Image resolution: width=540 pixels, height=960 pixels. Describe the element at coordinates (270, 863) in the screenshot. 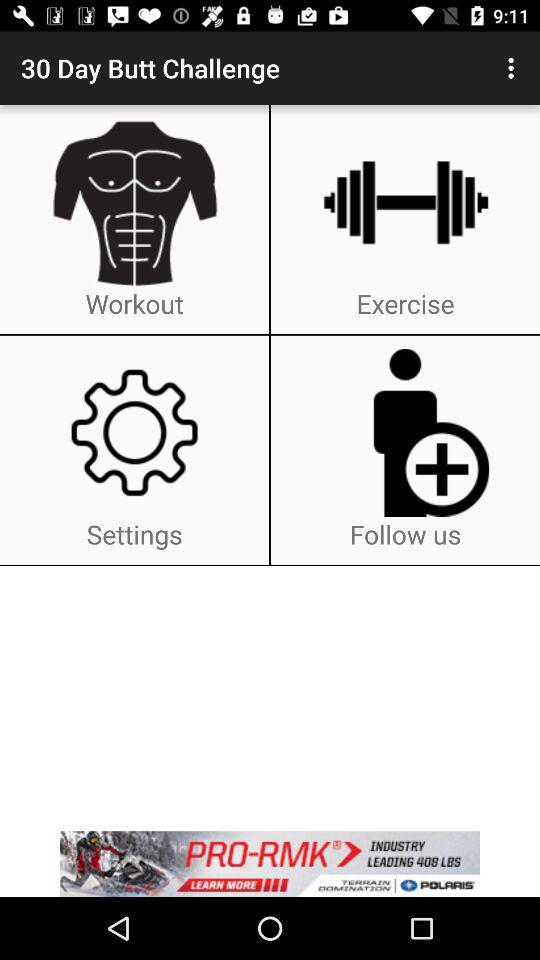

I see `advertisement link` at that location.